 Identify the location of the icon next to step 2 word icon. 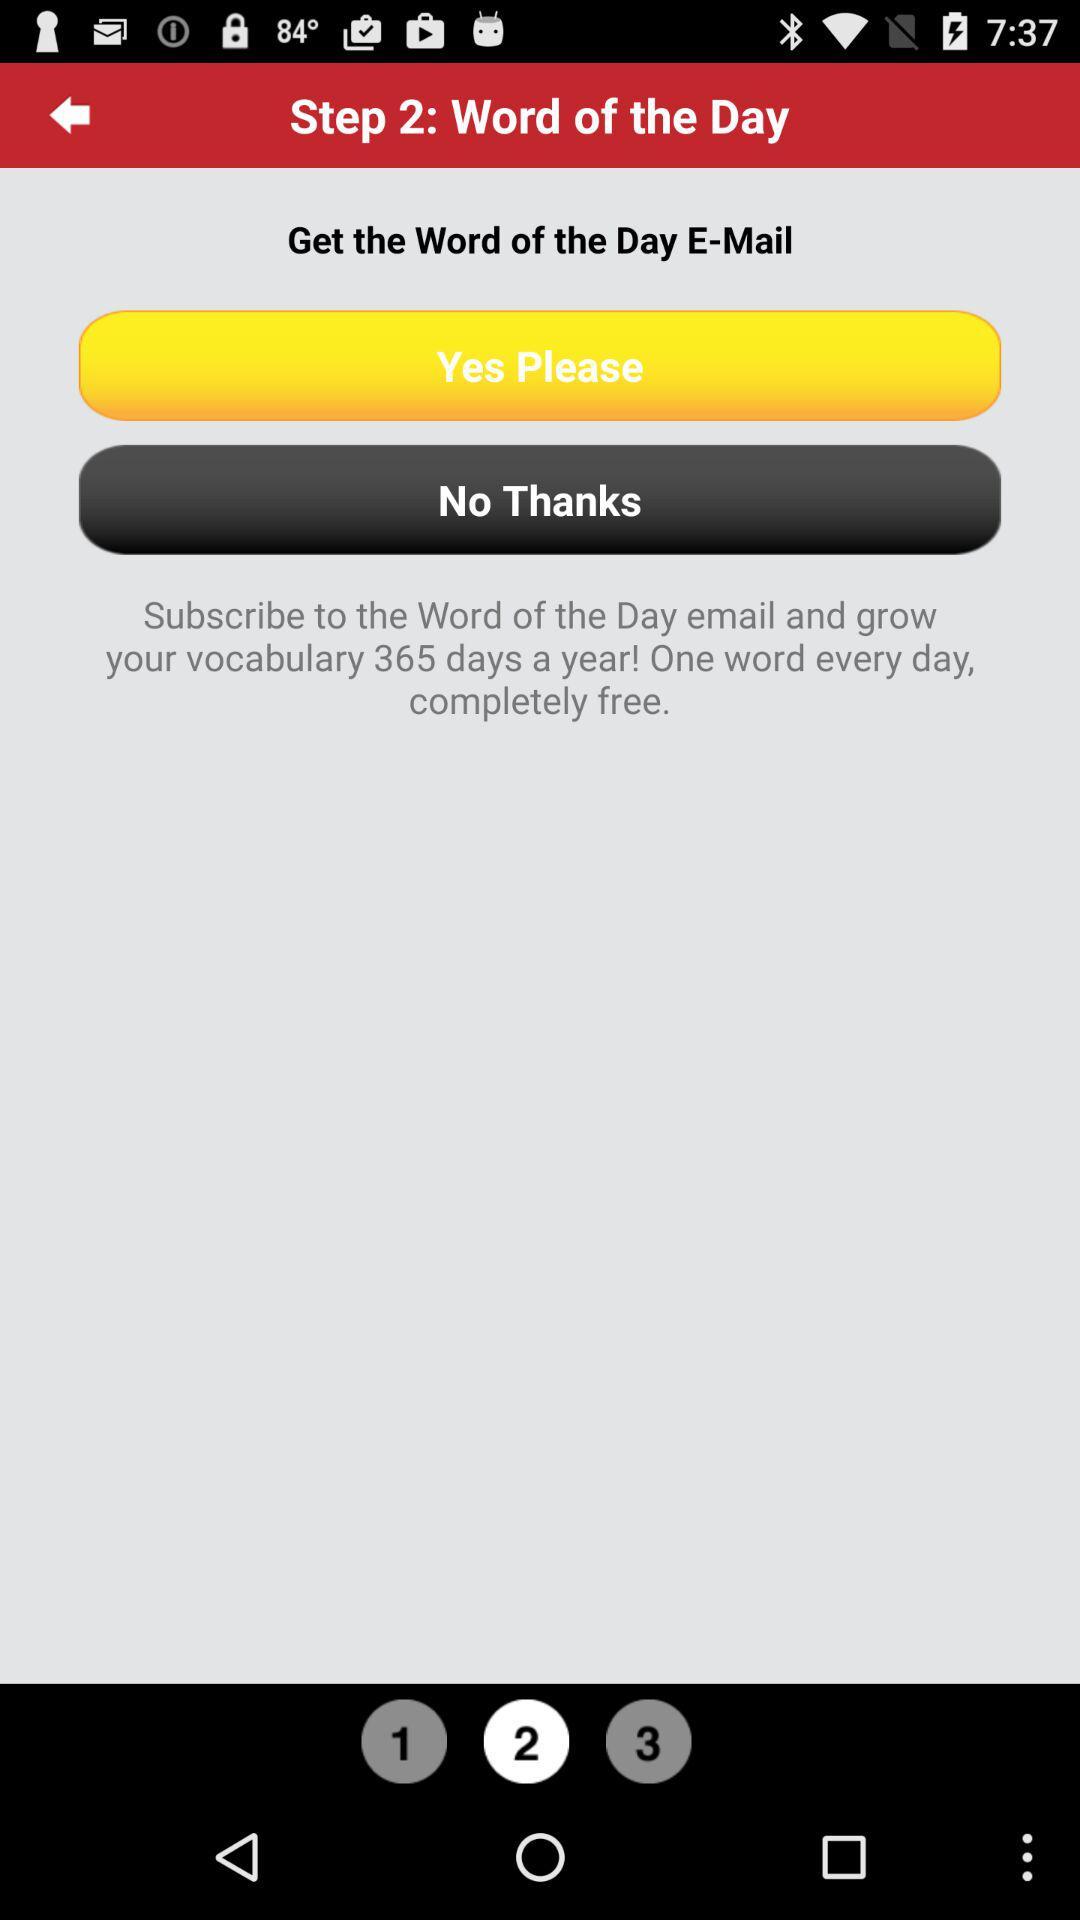
(69, 114).